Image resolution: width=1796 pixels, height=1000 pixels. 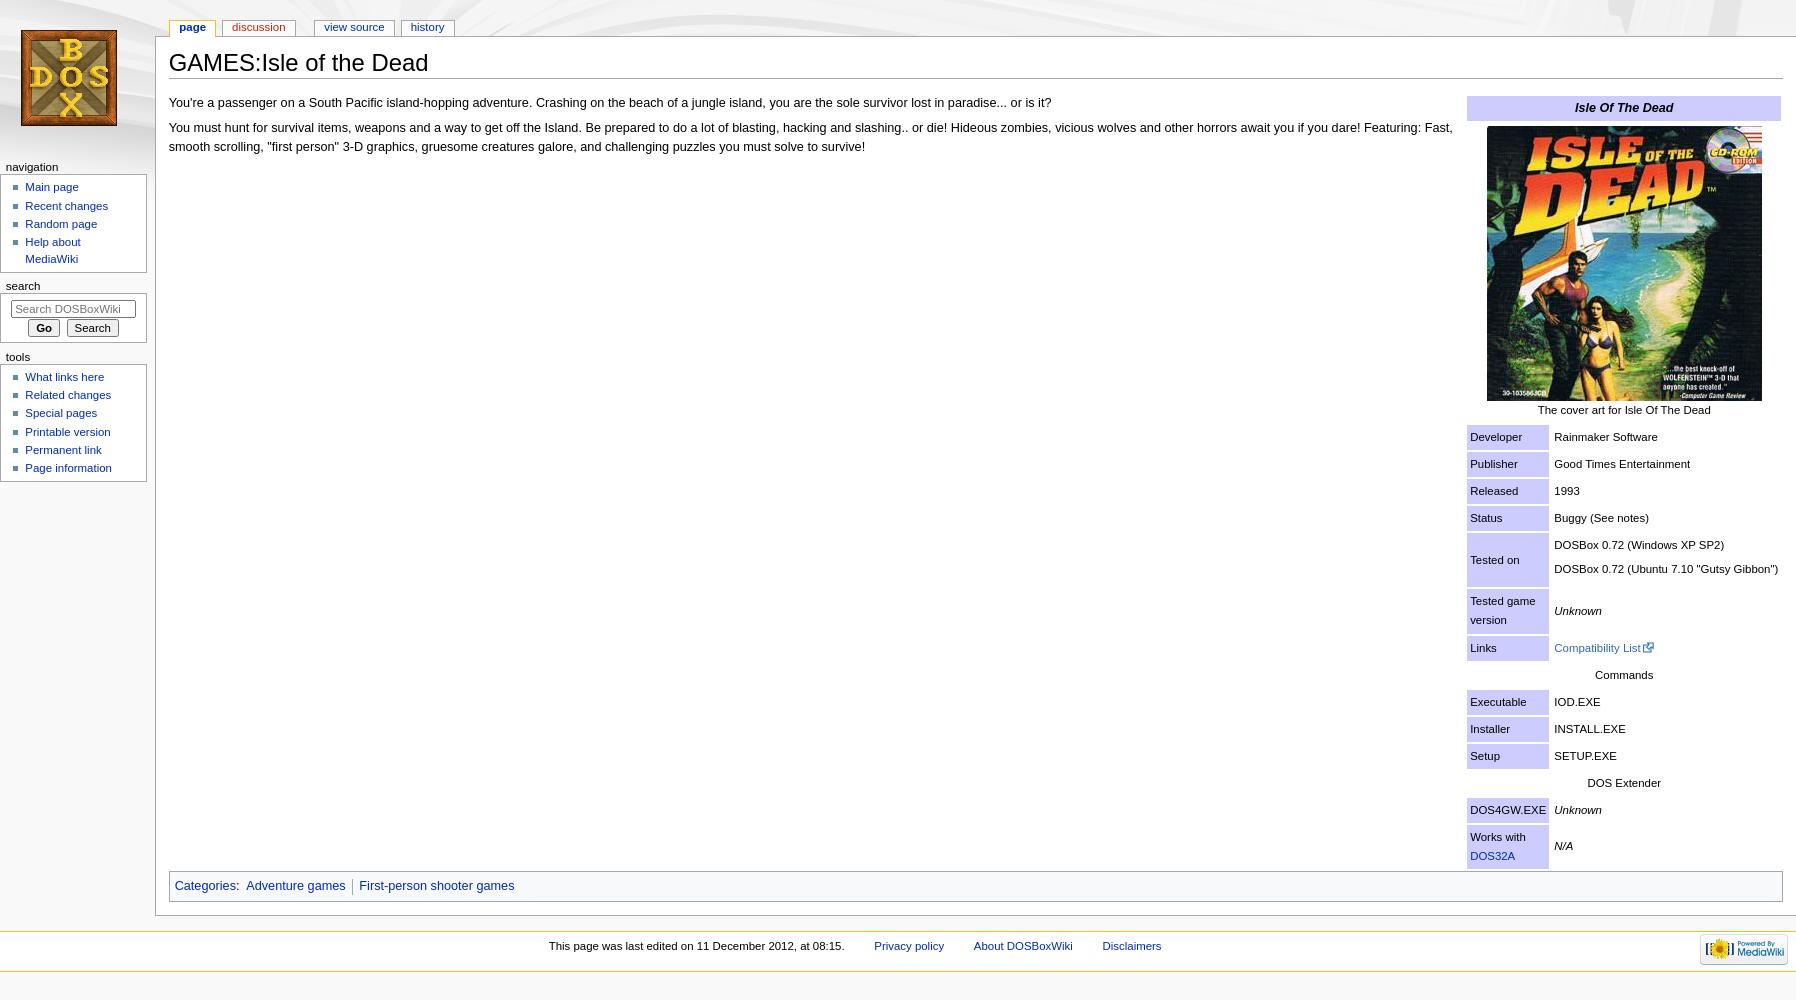 I want to click on 'DOSBox 0.72 (Ubuntu 7.10 "Gutsy Gibbon")', so click(x=1665, y=567).